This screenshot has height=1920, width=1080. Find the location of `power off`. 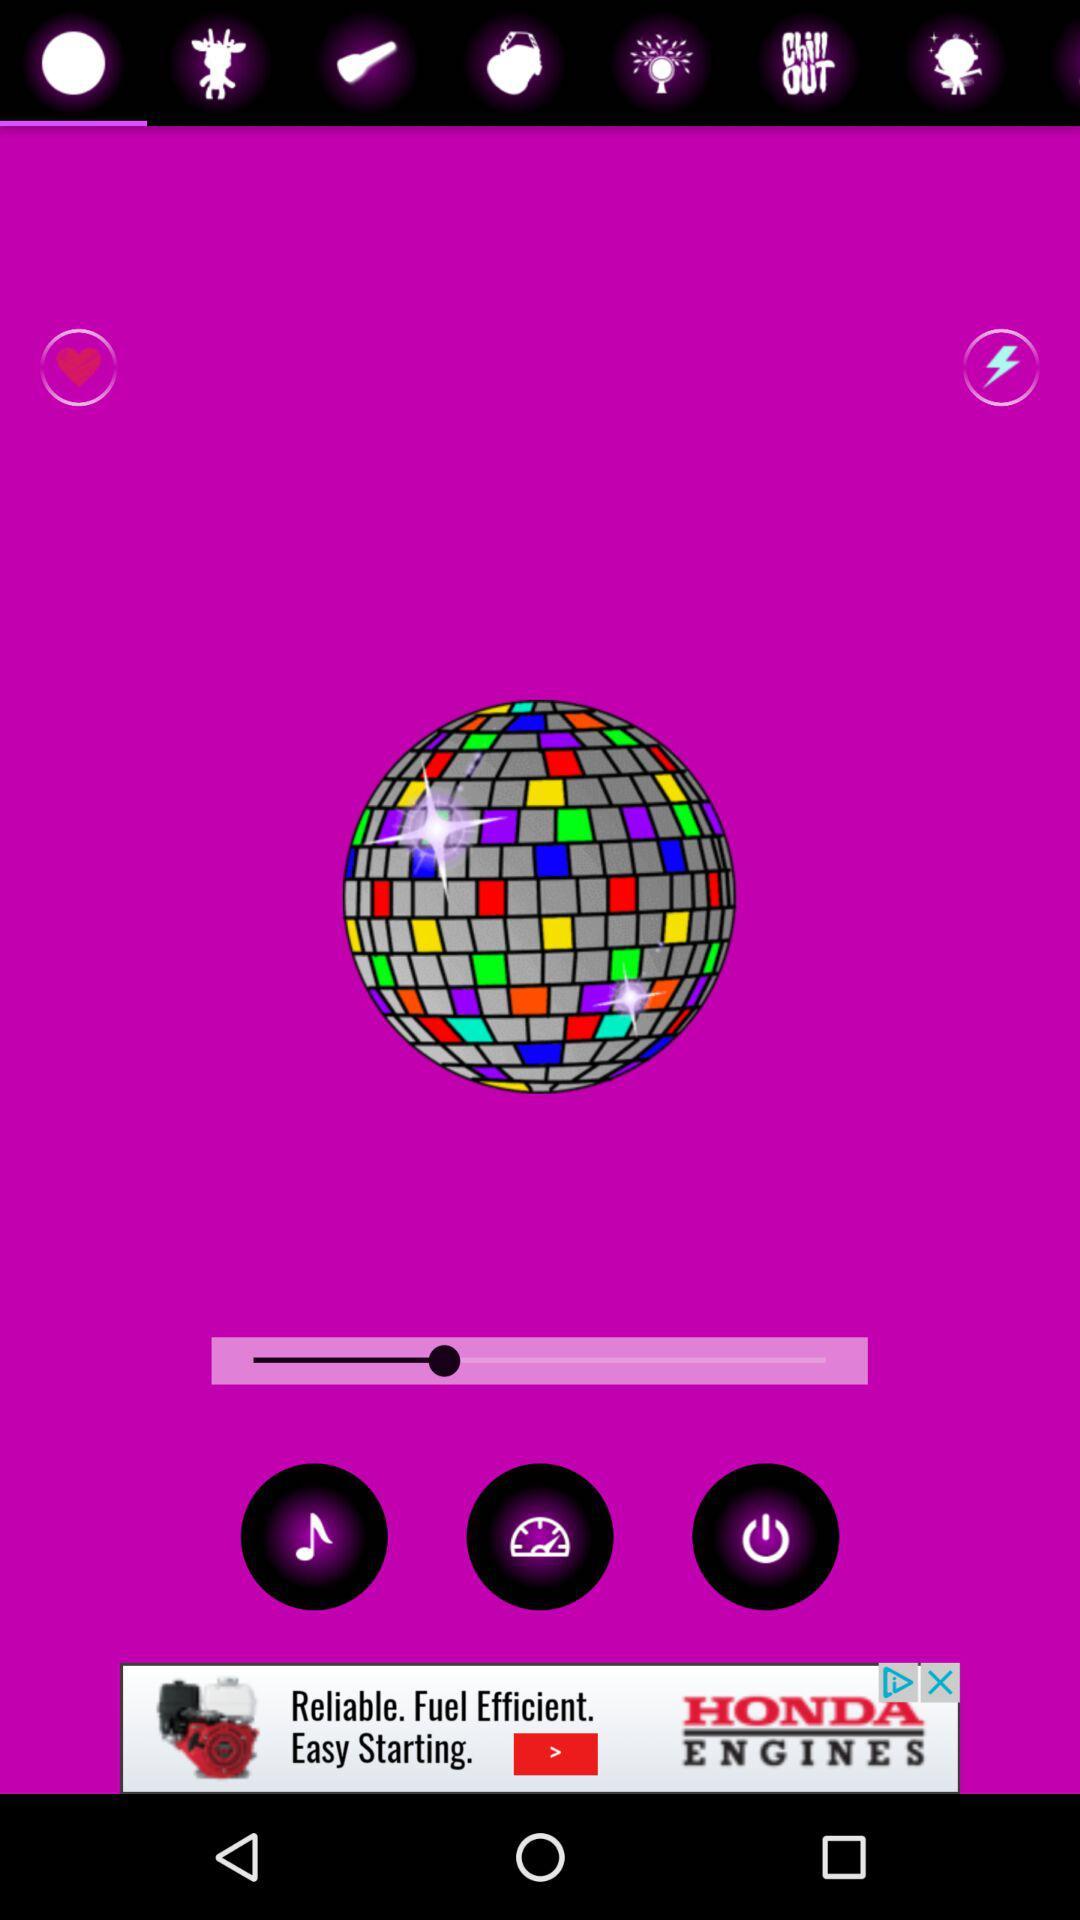

power off is located at coordinates (765, 1535).